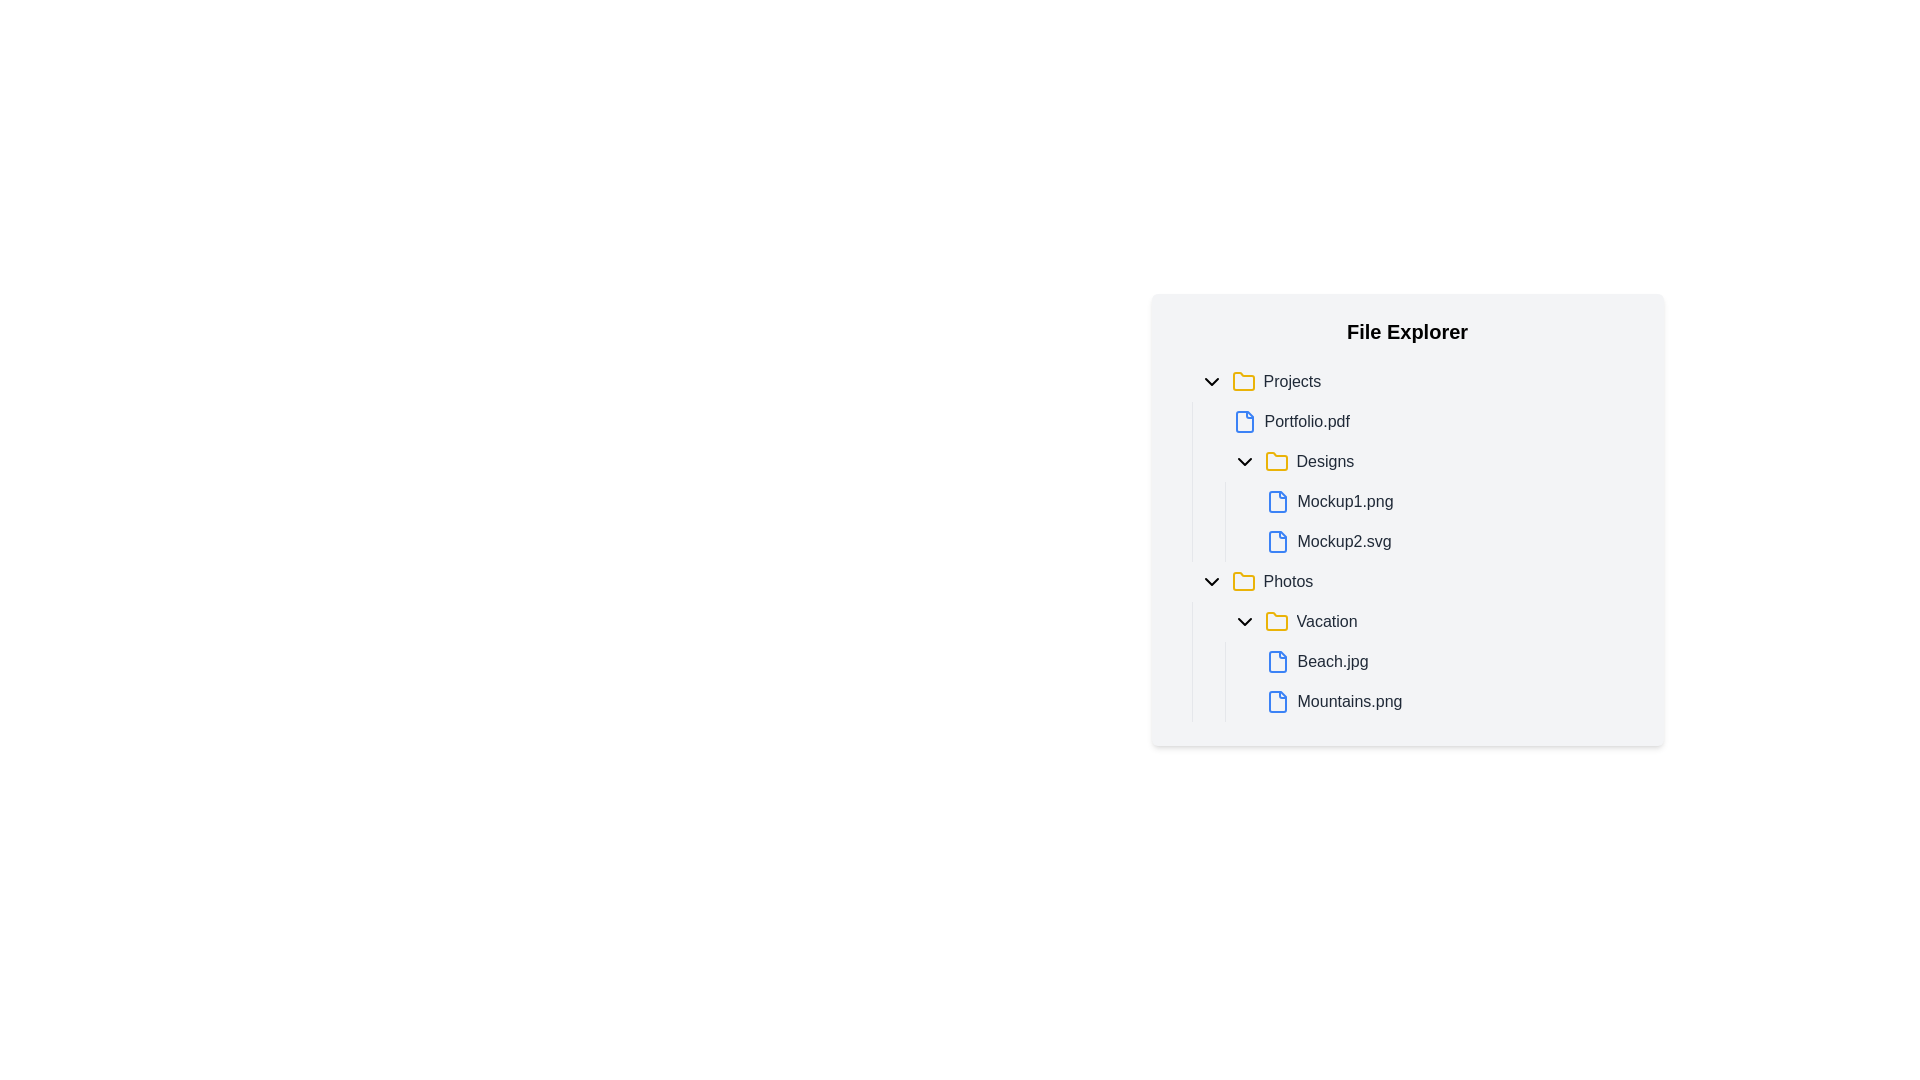  Describe the element at coordinates (1430, 420) in the screenshot. I see `on the list item labeled 'Portfolio.pdf' in the file browser` at that location.